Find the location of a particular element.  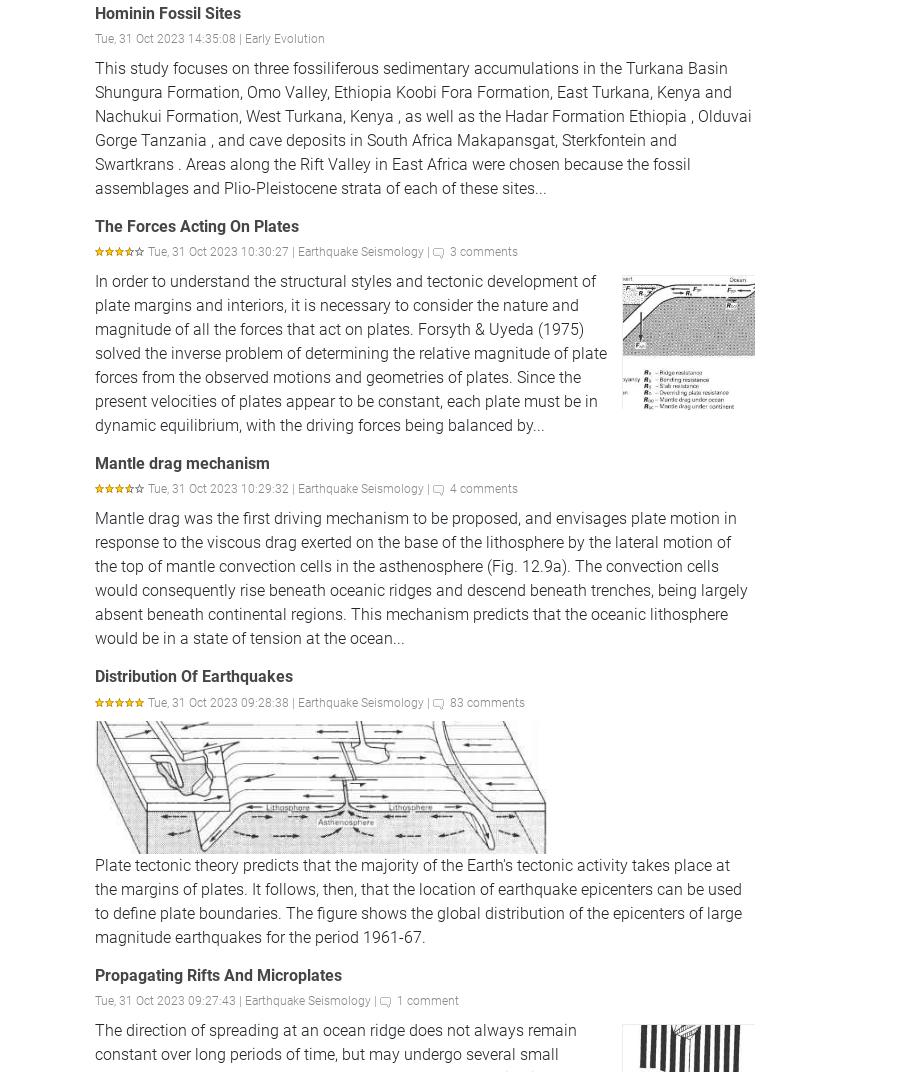

'Tue, 31 Oct 2023 10:30:27                                    |' is located at coordinates (223, 252).